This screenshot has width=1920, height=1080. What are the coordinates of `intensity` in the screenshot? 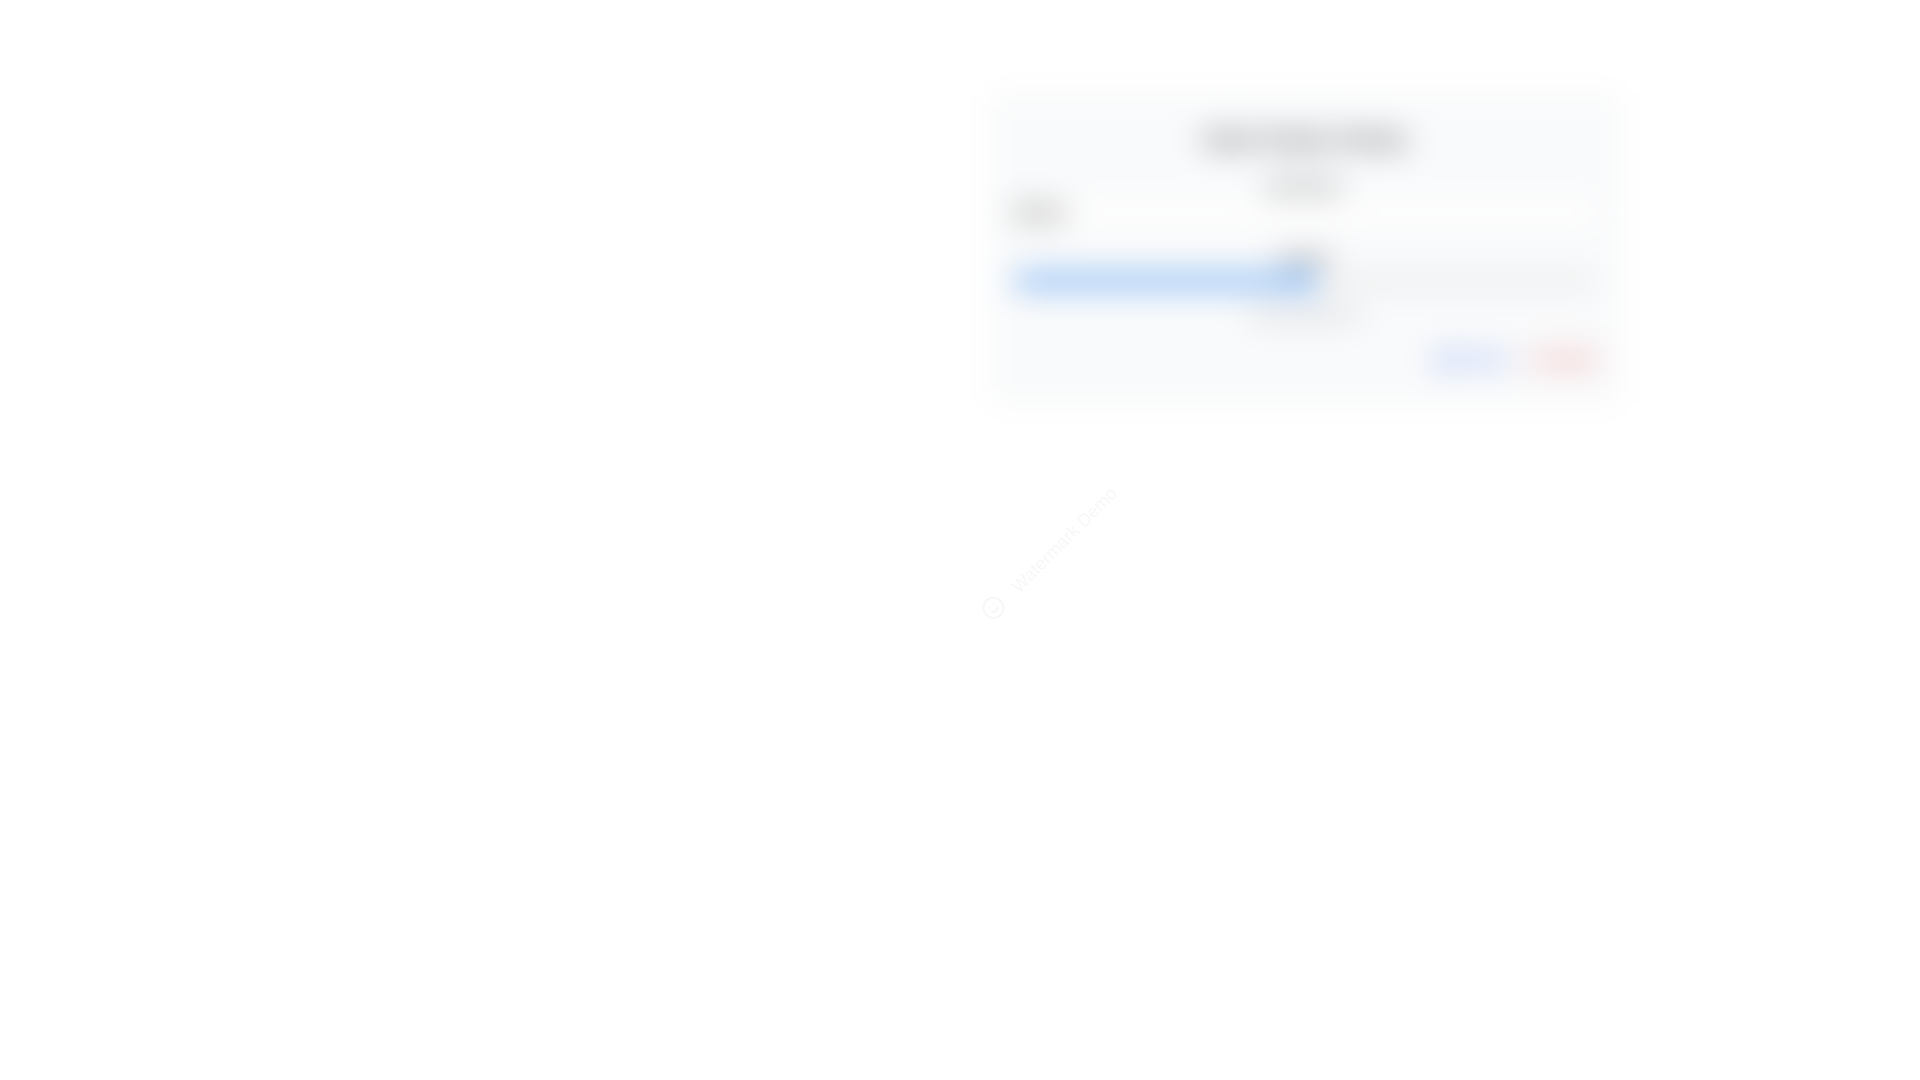 It's located at (1188, 281).